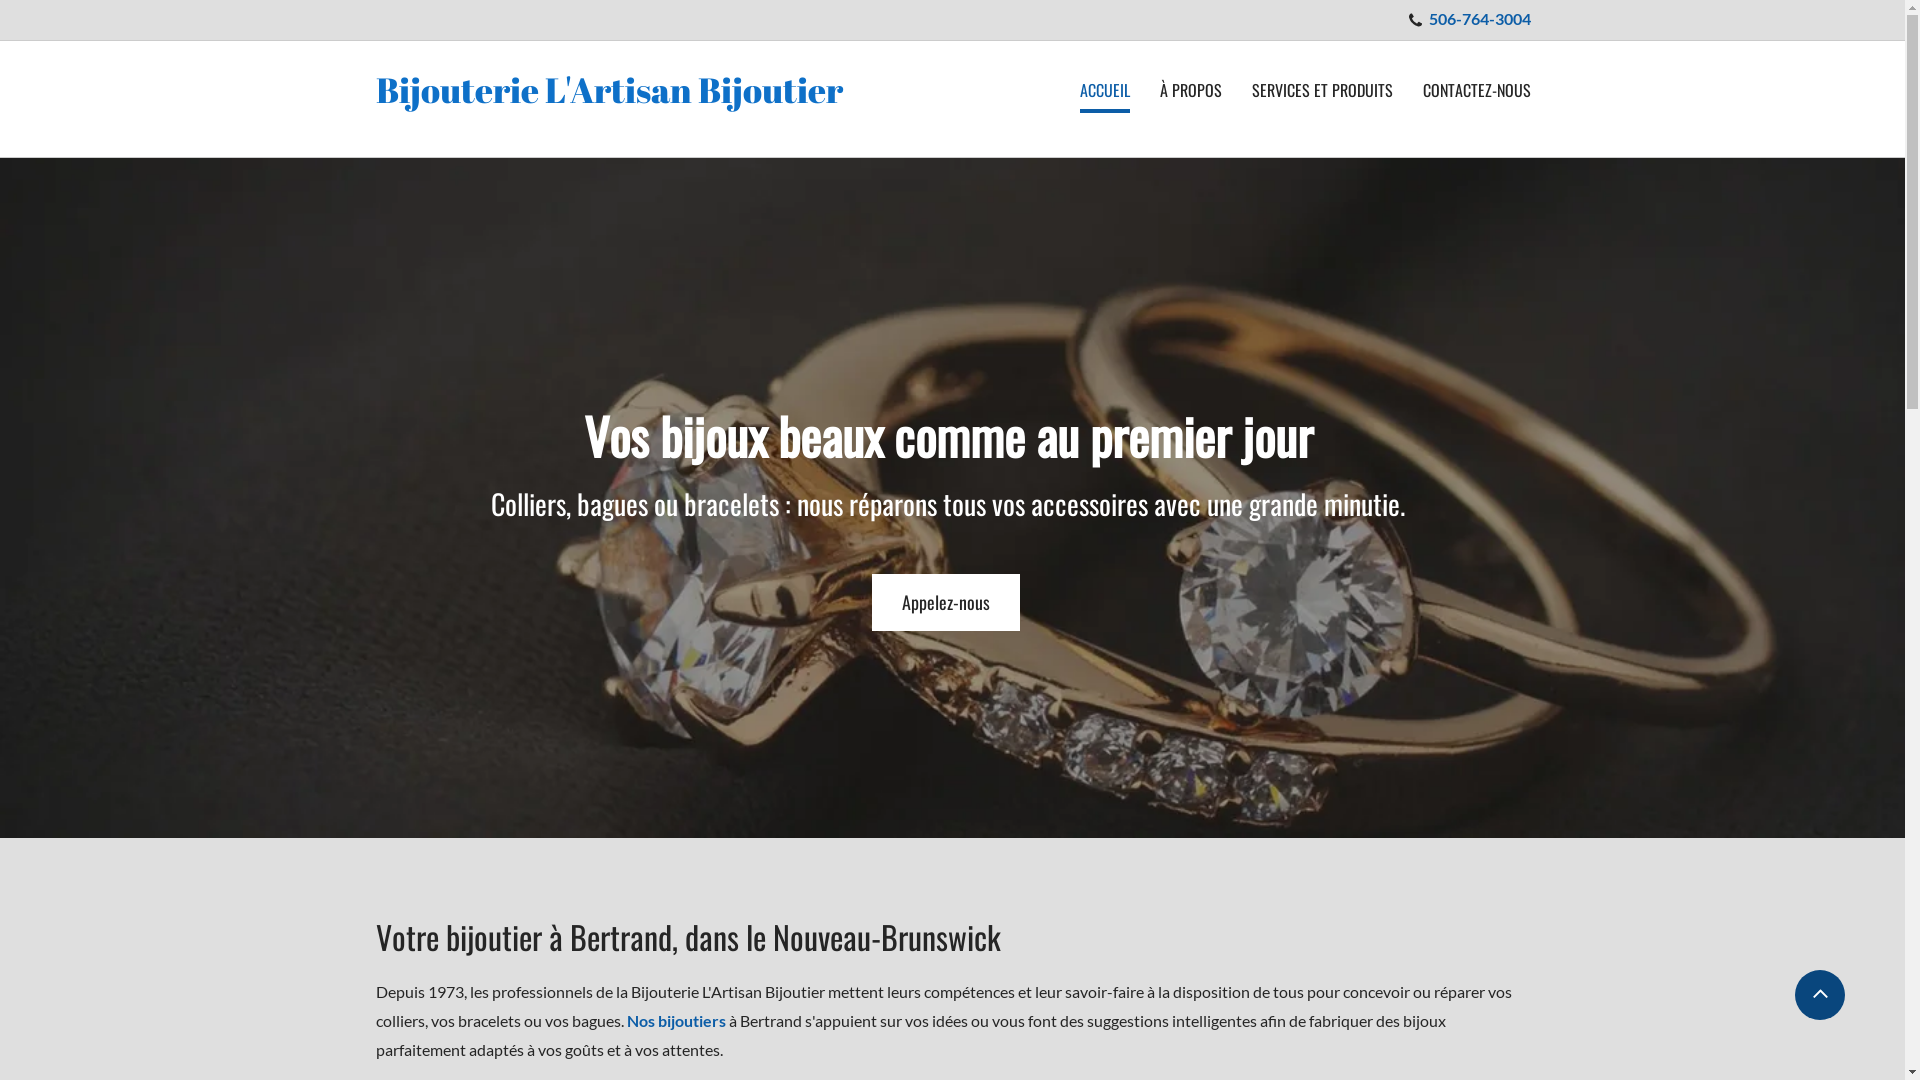 The image size is (1920, 1080). Describe the element at coordinates (1476, 91) in the screenshot. I see `'CONTACTEZ-NOUS'` at that location.